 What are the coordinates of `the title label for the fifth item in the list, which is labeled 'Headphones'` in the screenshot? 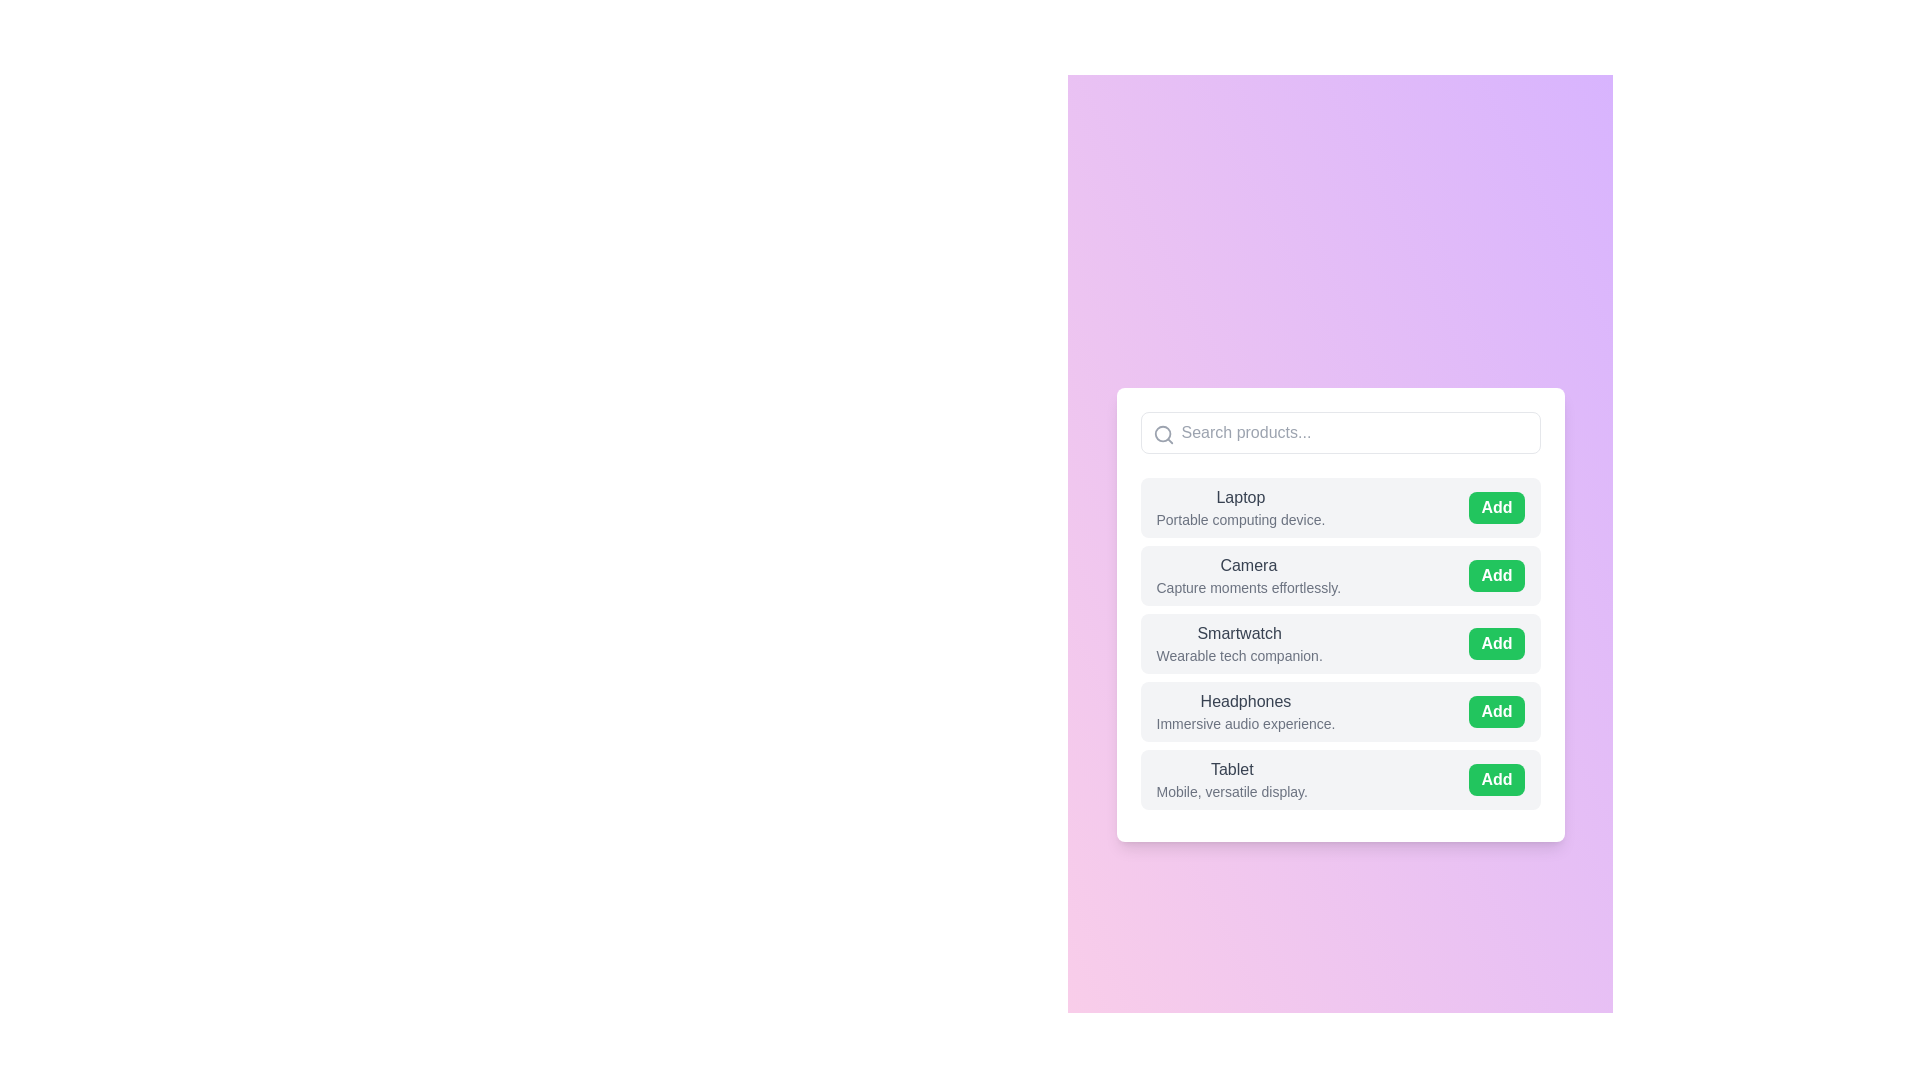 It's located at (1231, 769).